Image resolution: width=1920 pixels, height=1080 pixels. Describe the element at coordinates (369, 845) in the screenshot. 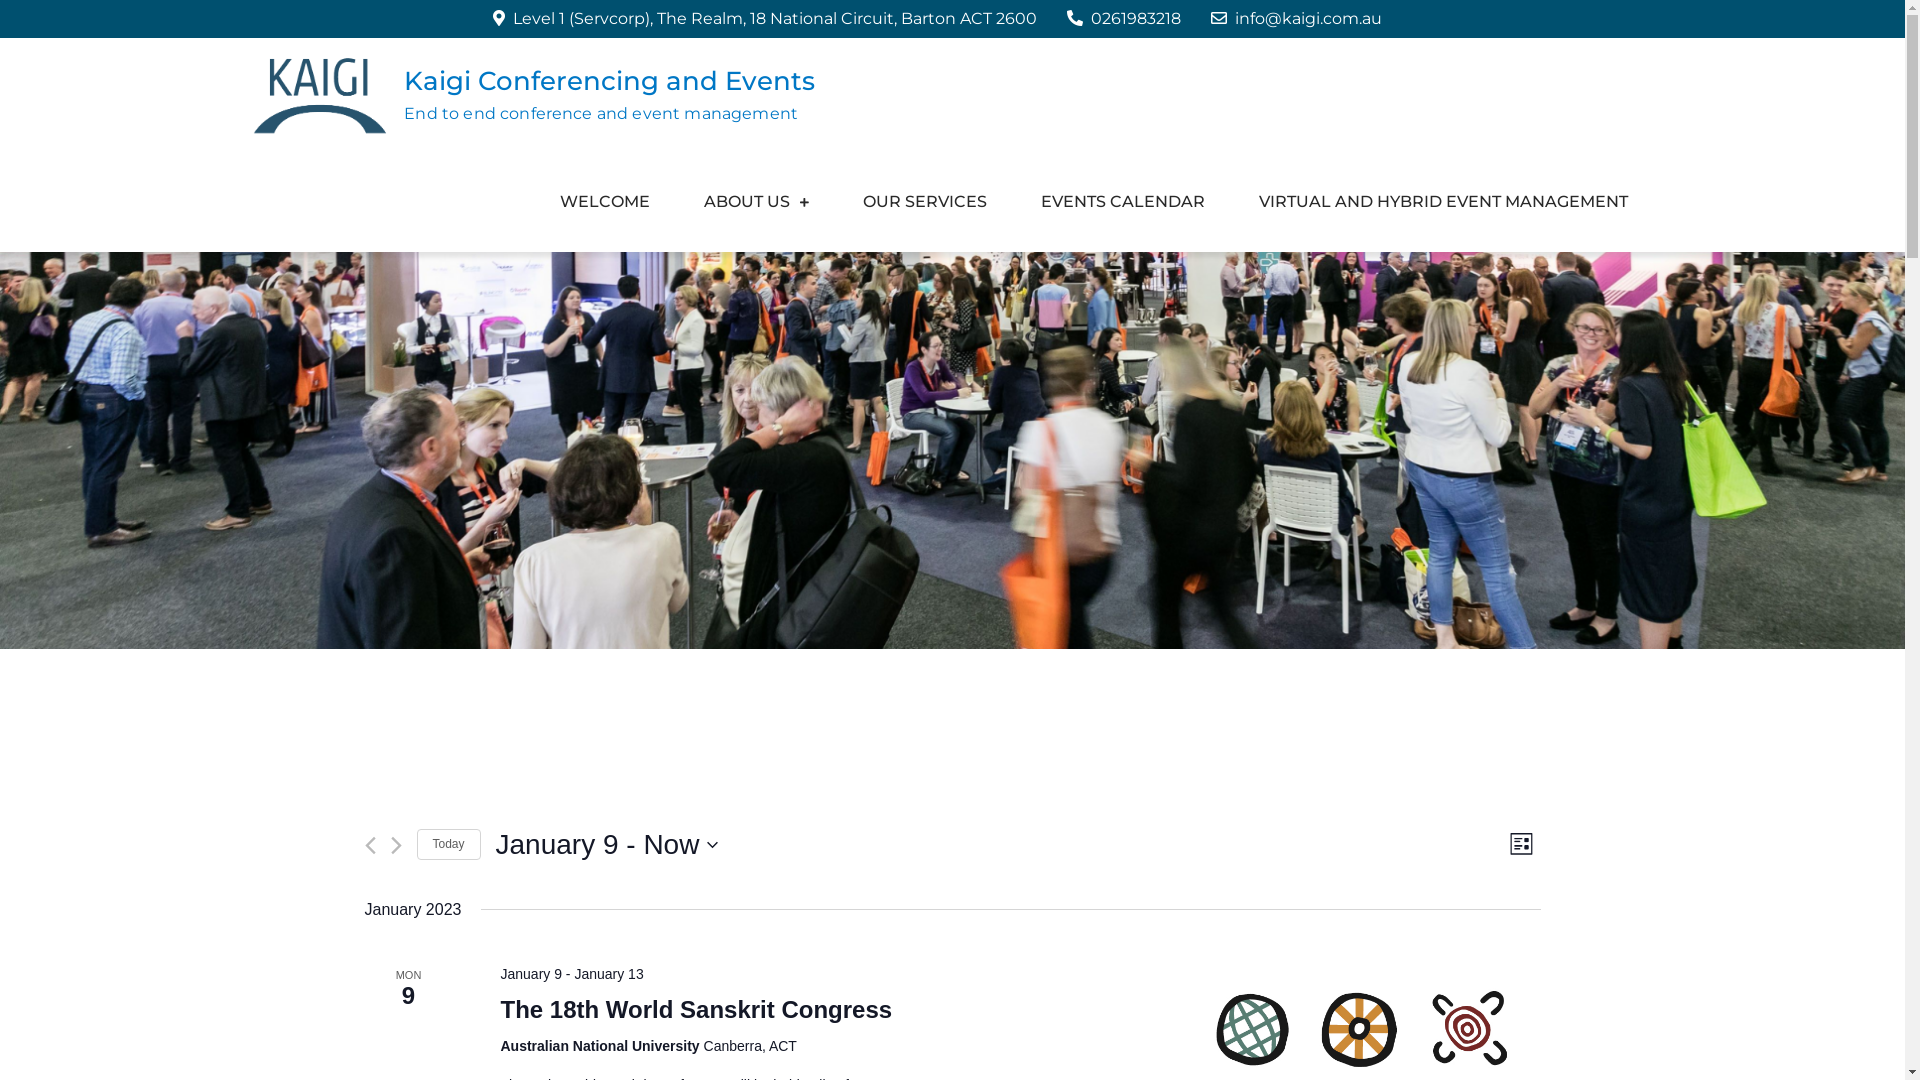

I see `'Previous Events'` at that location.